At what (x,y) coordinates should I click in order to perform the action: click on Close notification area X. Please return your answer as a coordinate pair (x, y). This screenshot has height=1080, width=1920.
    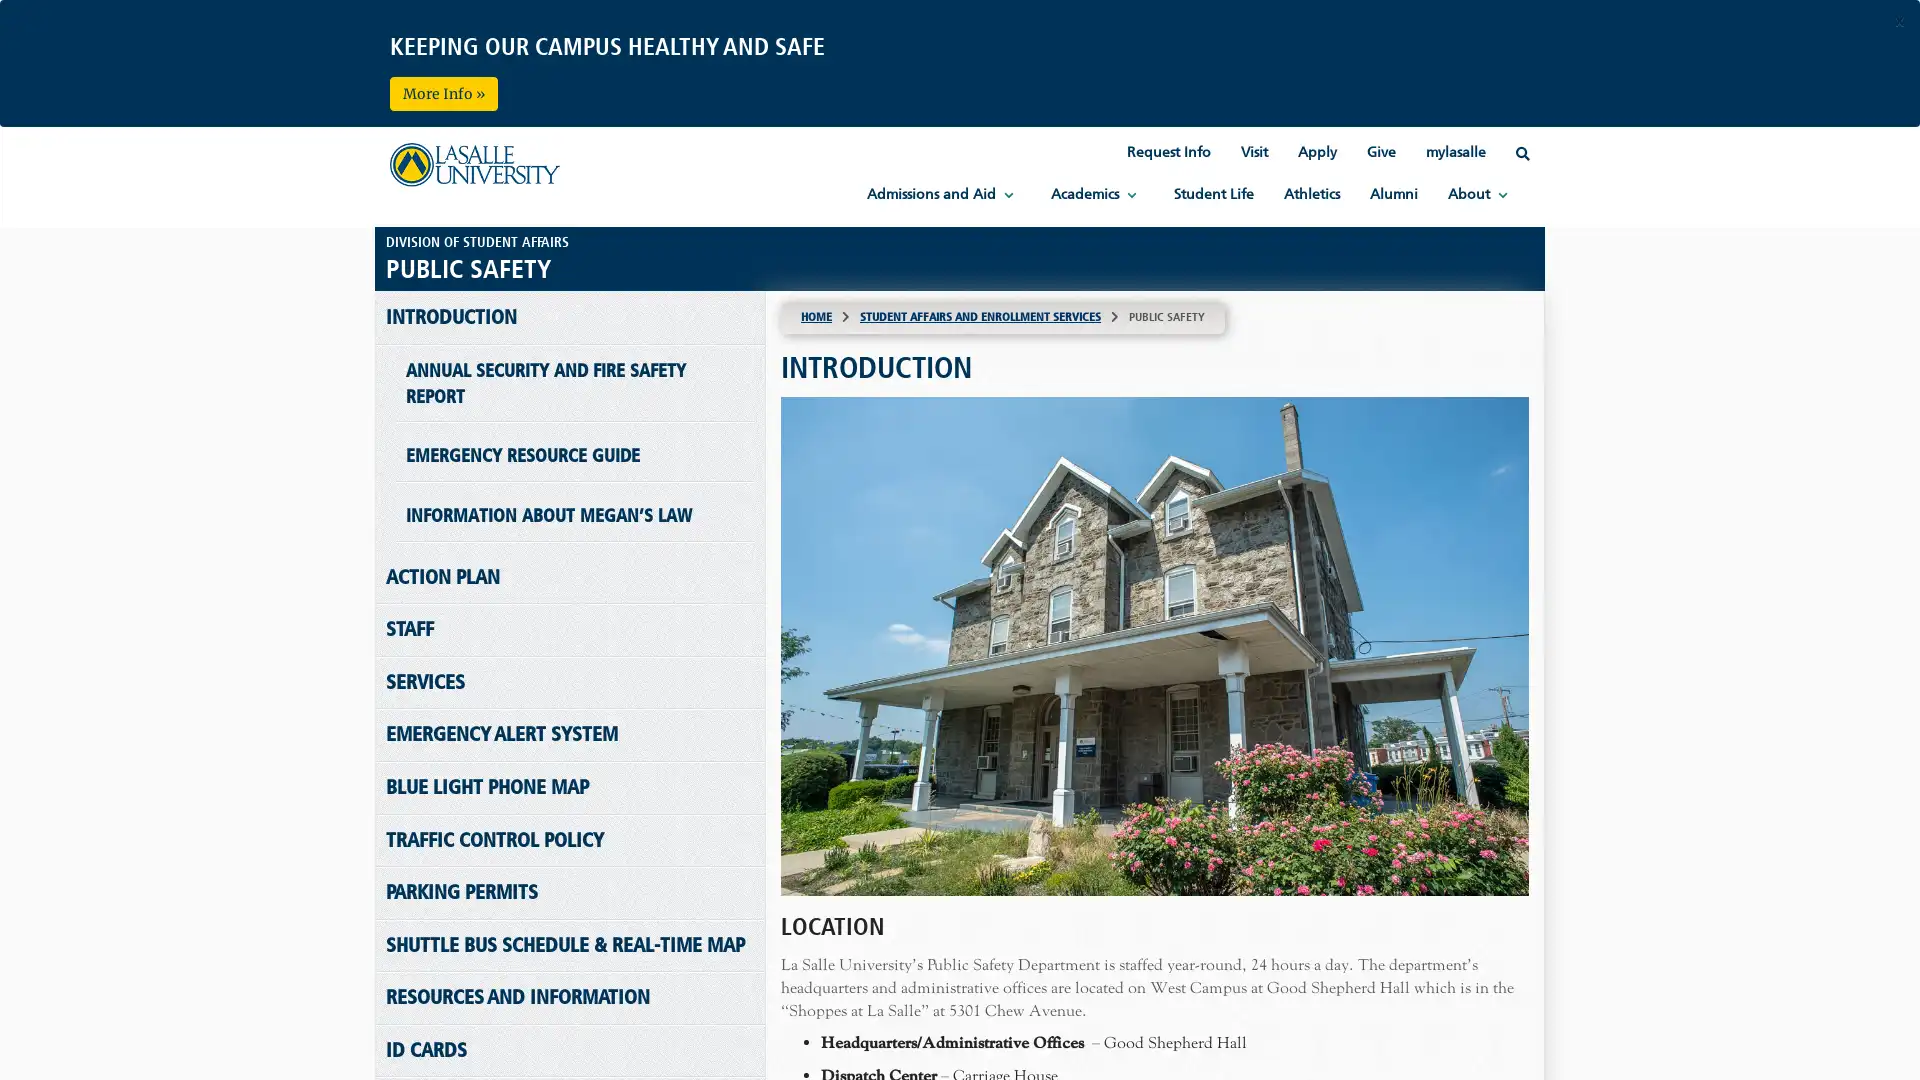
    Looking at the image, I should click on (1898, 22).